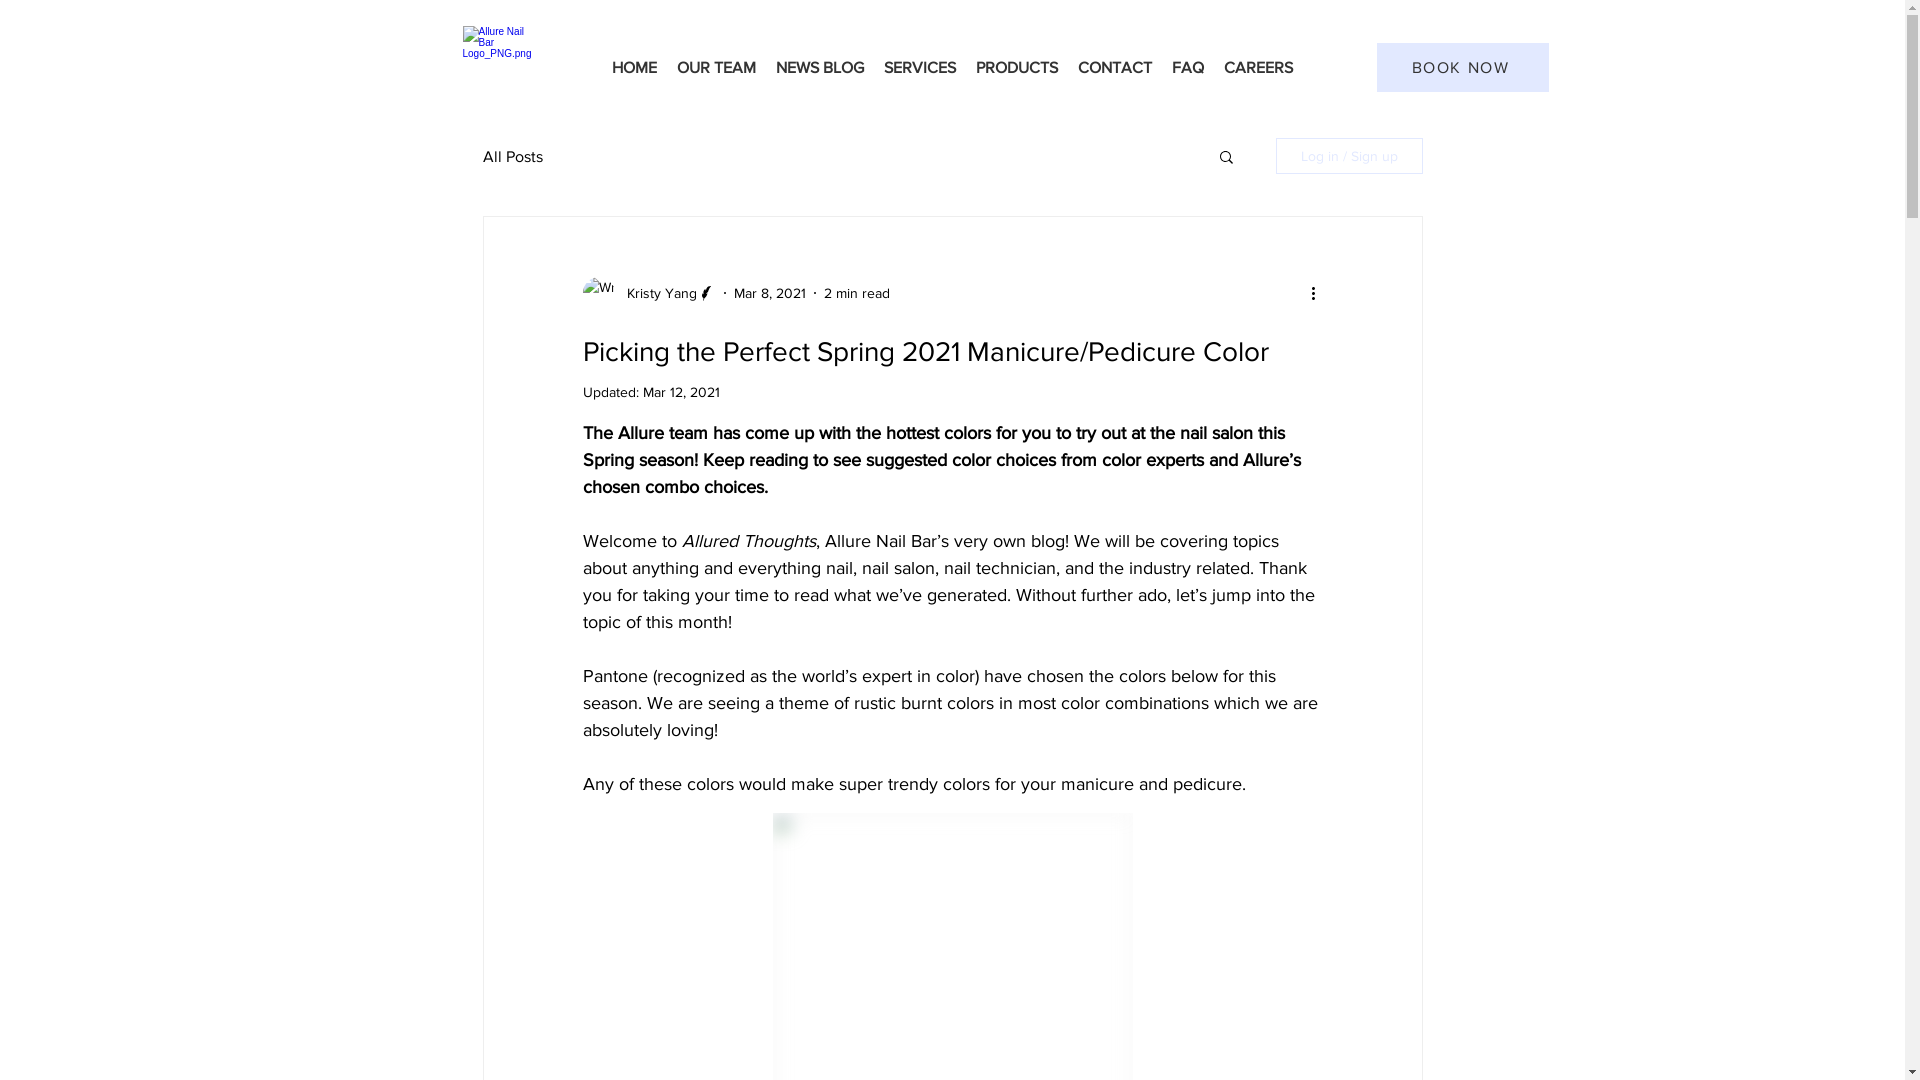 The image size is (1920, 1080). What do you see at coordinates (1017, 66) in the screenshot?
I see `'PRODUCTS'` at bounding box center [1017, 66].